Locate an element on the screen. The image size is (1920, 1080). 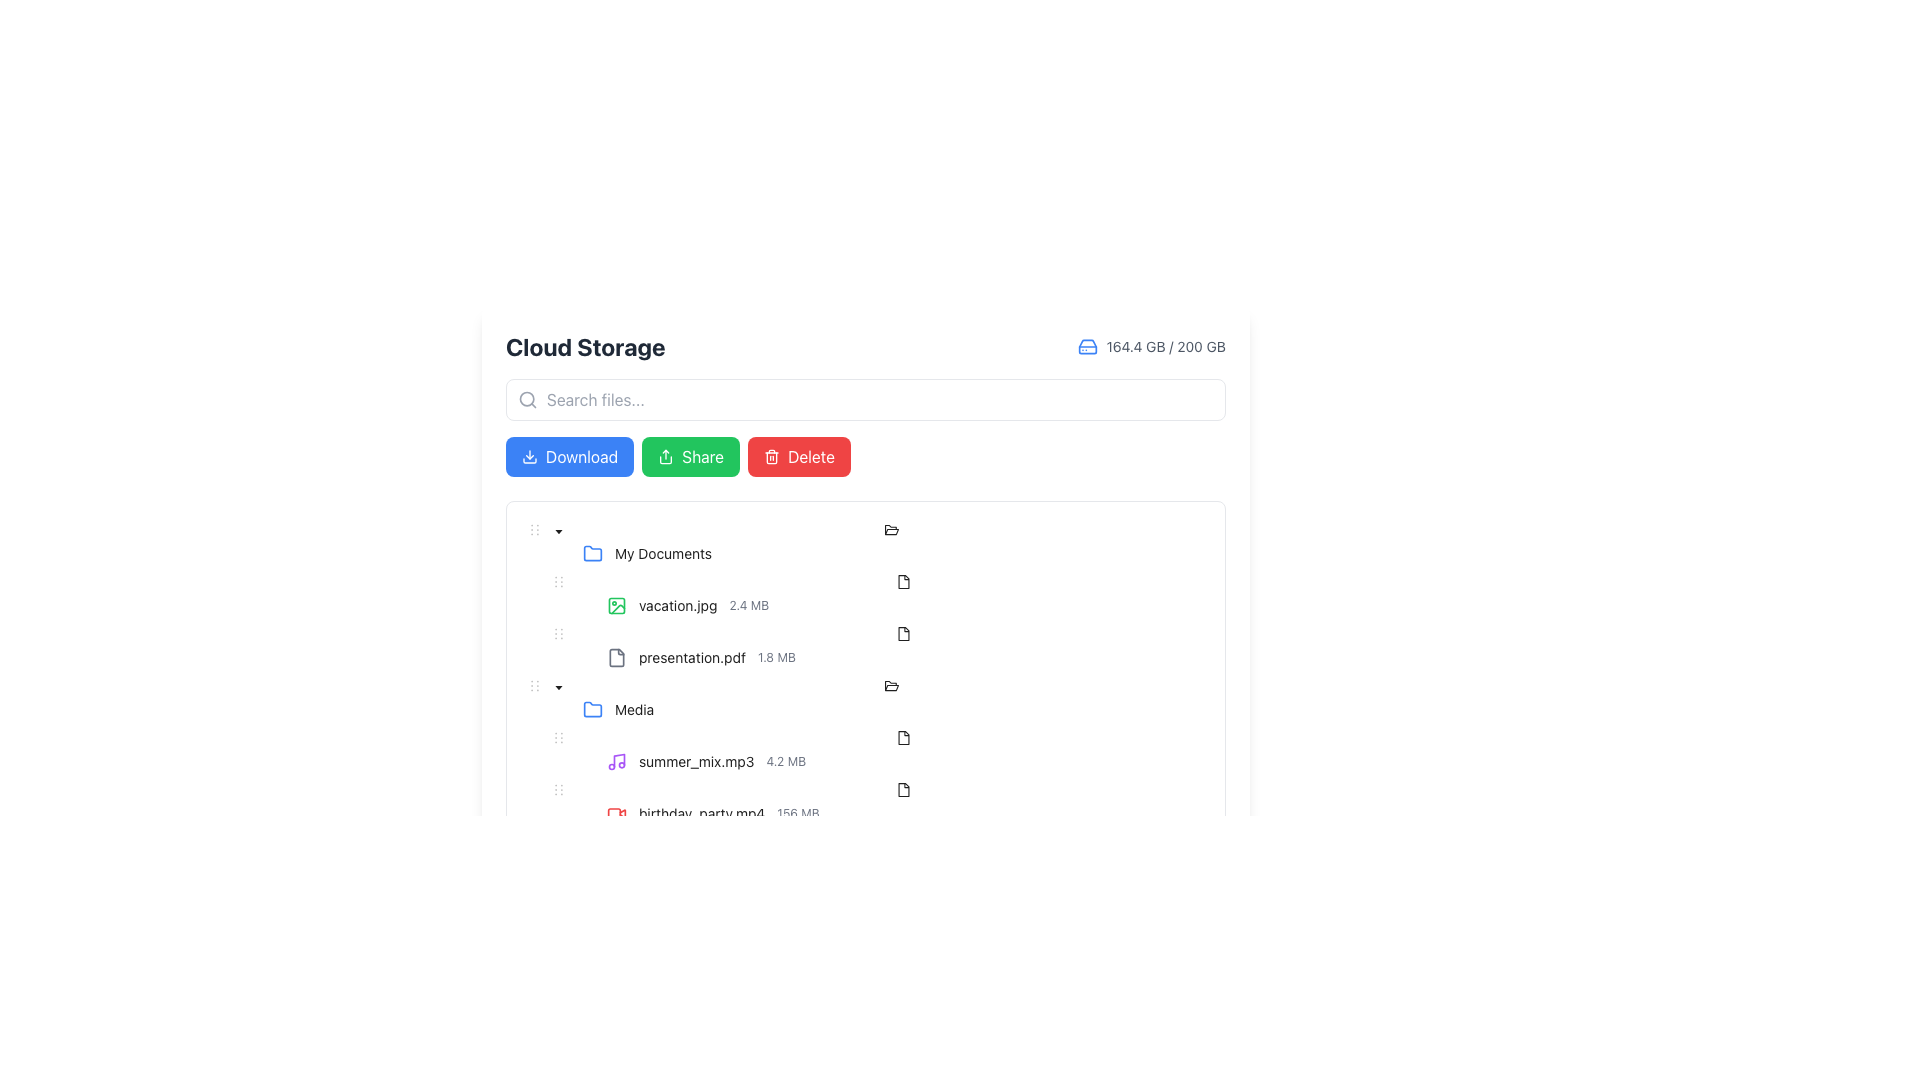
the blue folder icon, which is the first element to the left of the 'Media' label in the file list under 'Cloud Storage' is located at coordinates (592, 708).